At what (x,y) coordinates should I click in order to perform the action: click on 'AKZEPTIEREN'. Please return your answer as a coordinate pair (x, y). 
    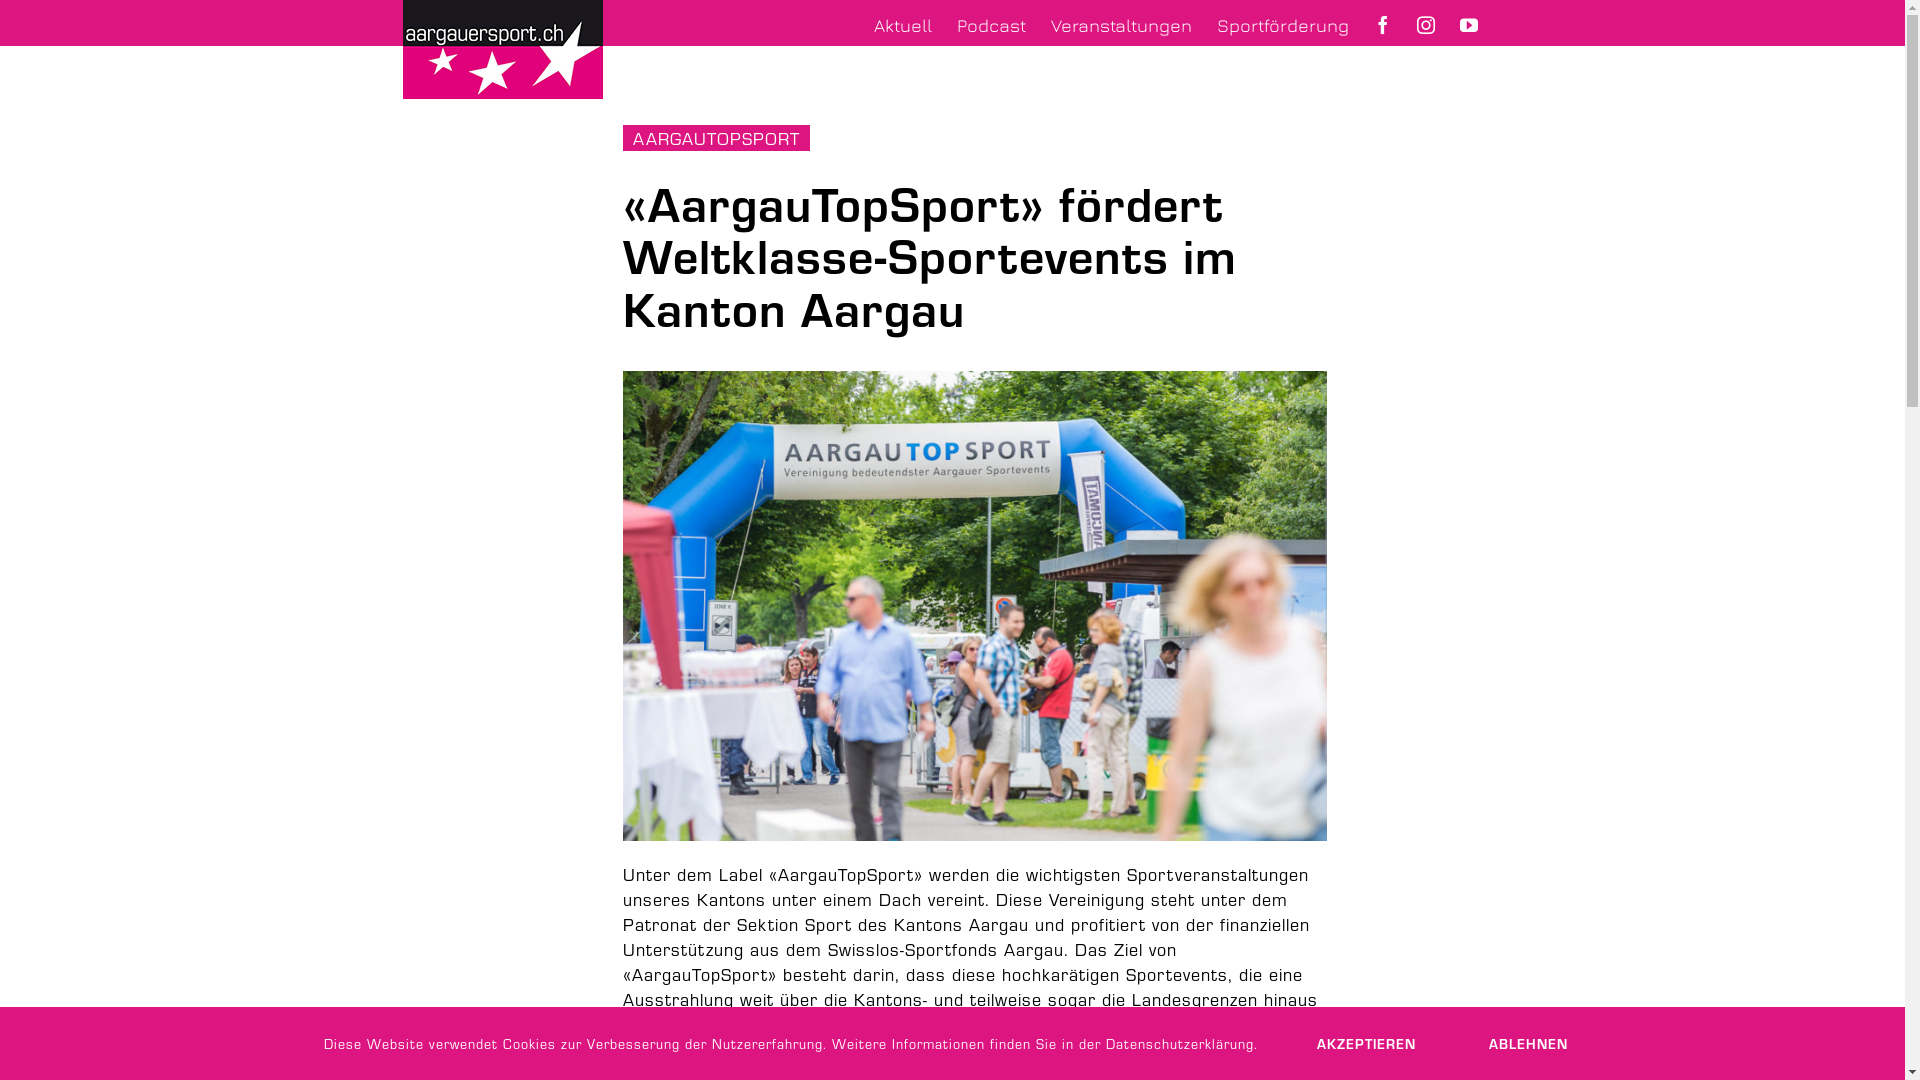
    Looking at the image, I should click on (1287, 1042).